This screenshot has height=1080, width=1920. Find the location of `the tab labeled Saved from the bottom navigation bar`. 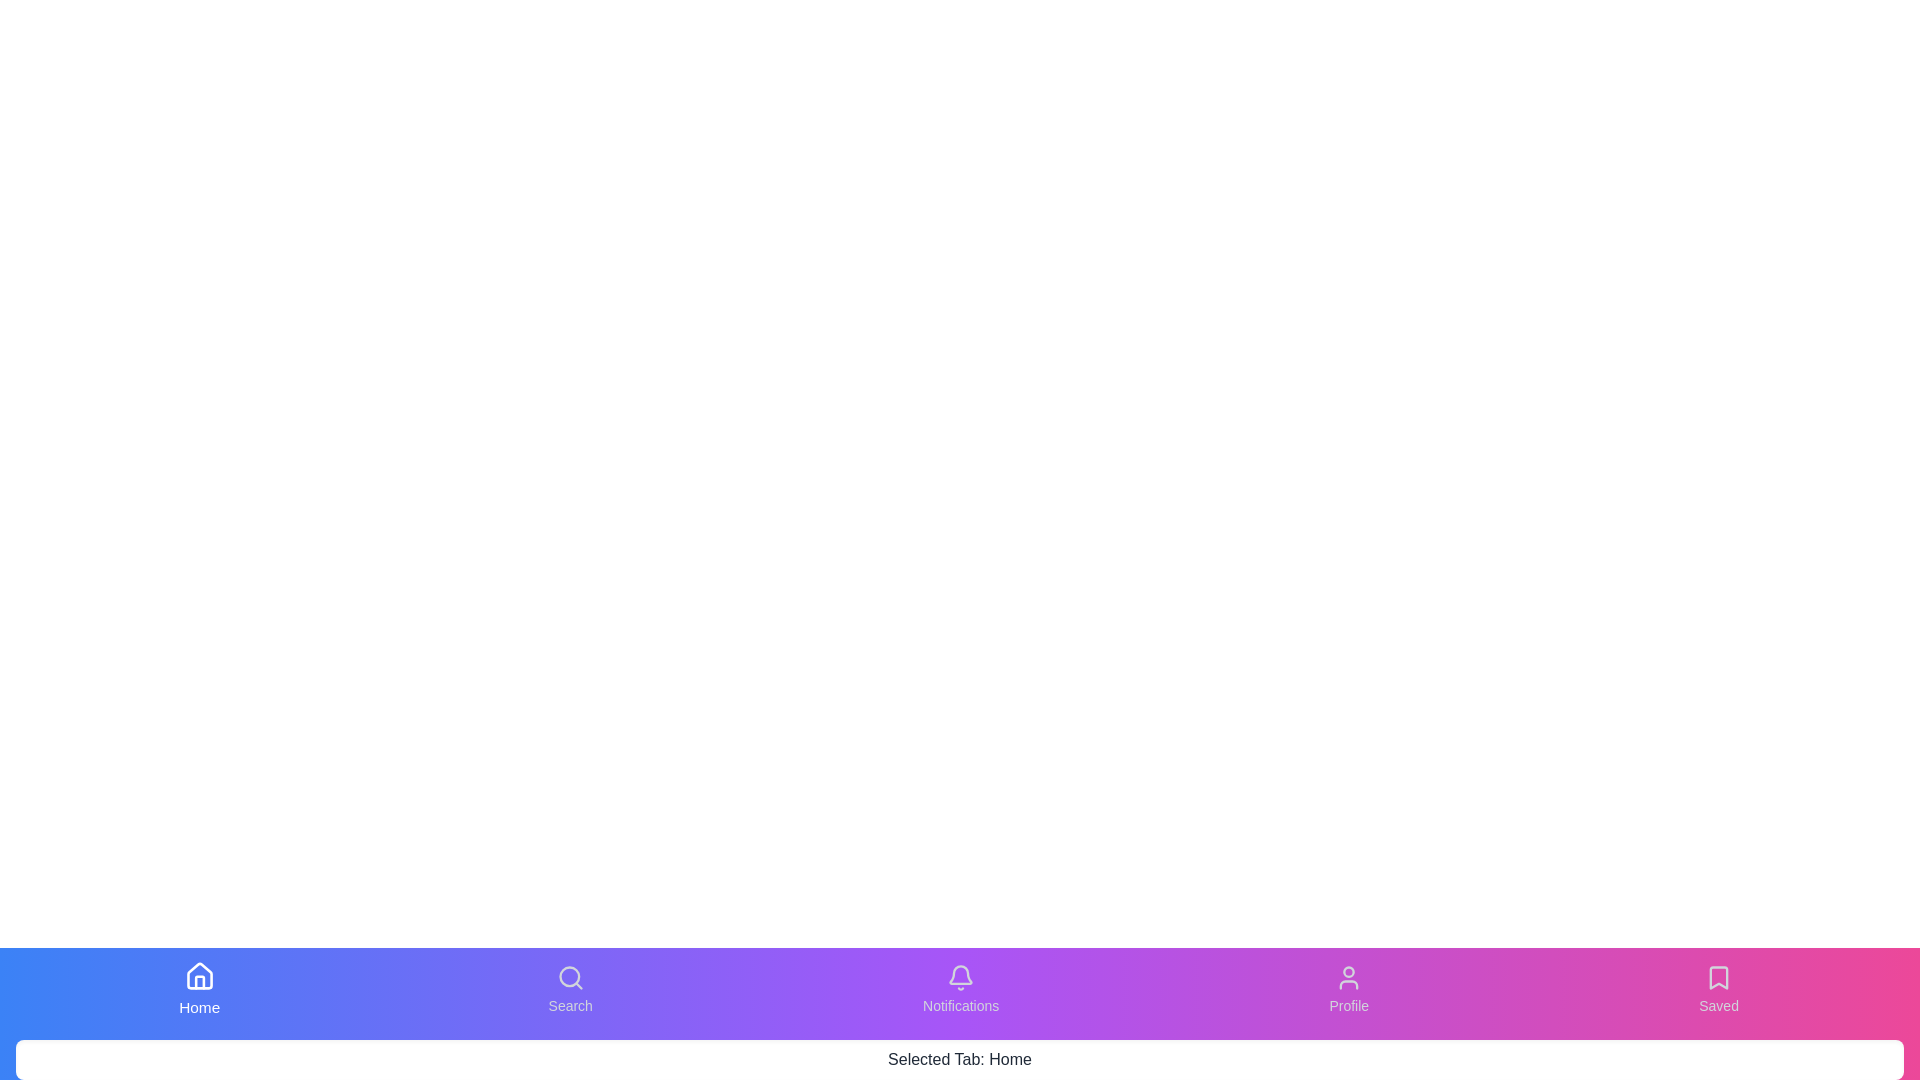

the tab labeled Saved from the bottom navigation bar is located at coordinates (1717, 990).